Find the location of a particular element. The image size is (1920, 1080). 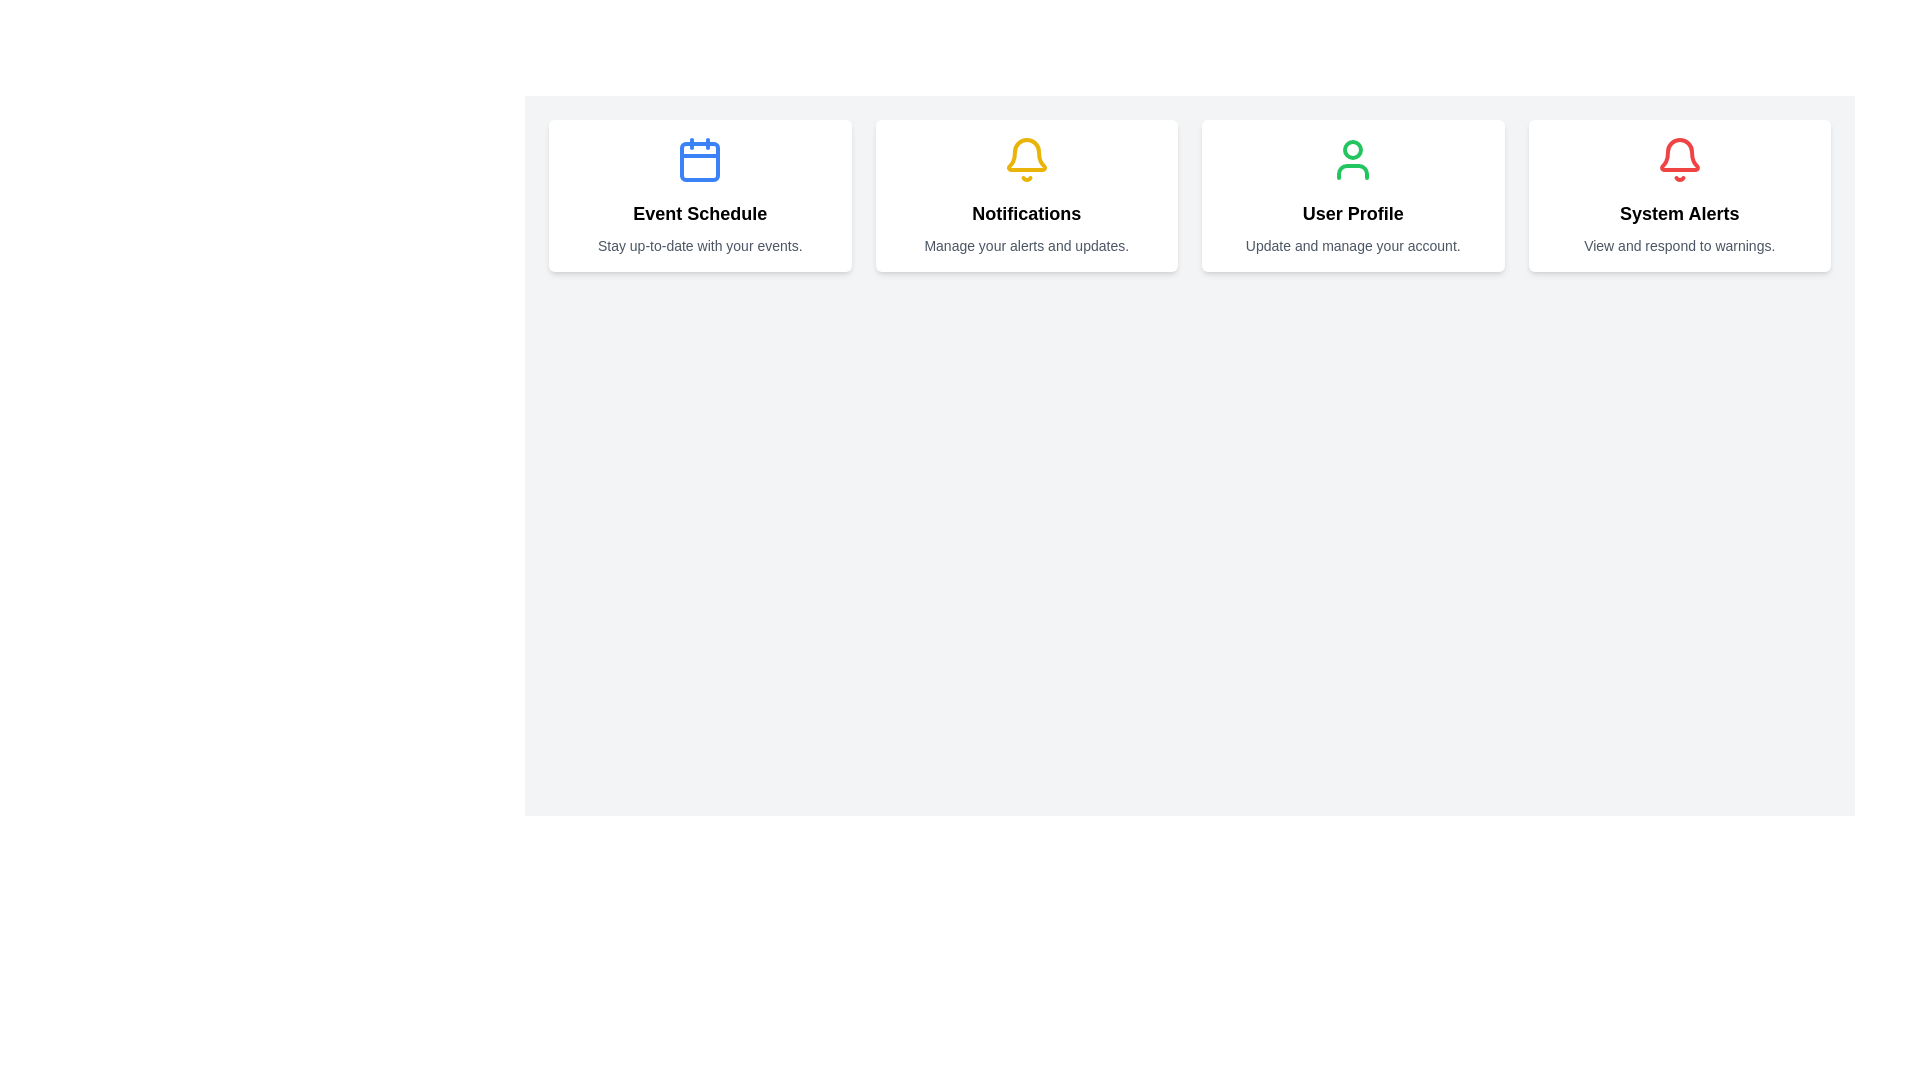

the text label that reads 'Update and manage your account.', which is styled in small grey font and positioned below the bold 'User Profile' label is located at coordinates (1353, 245).